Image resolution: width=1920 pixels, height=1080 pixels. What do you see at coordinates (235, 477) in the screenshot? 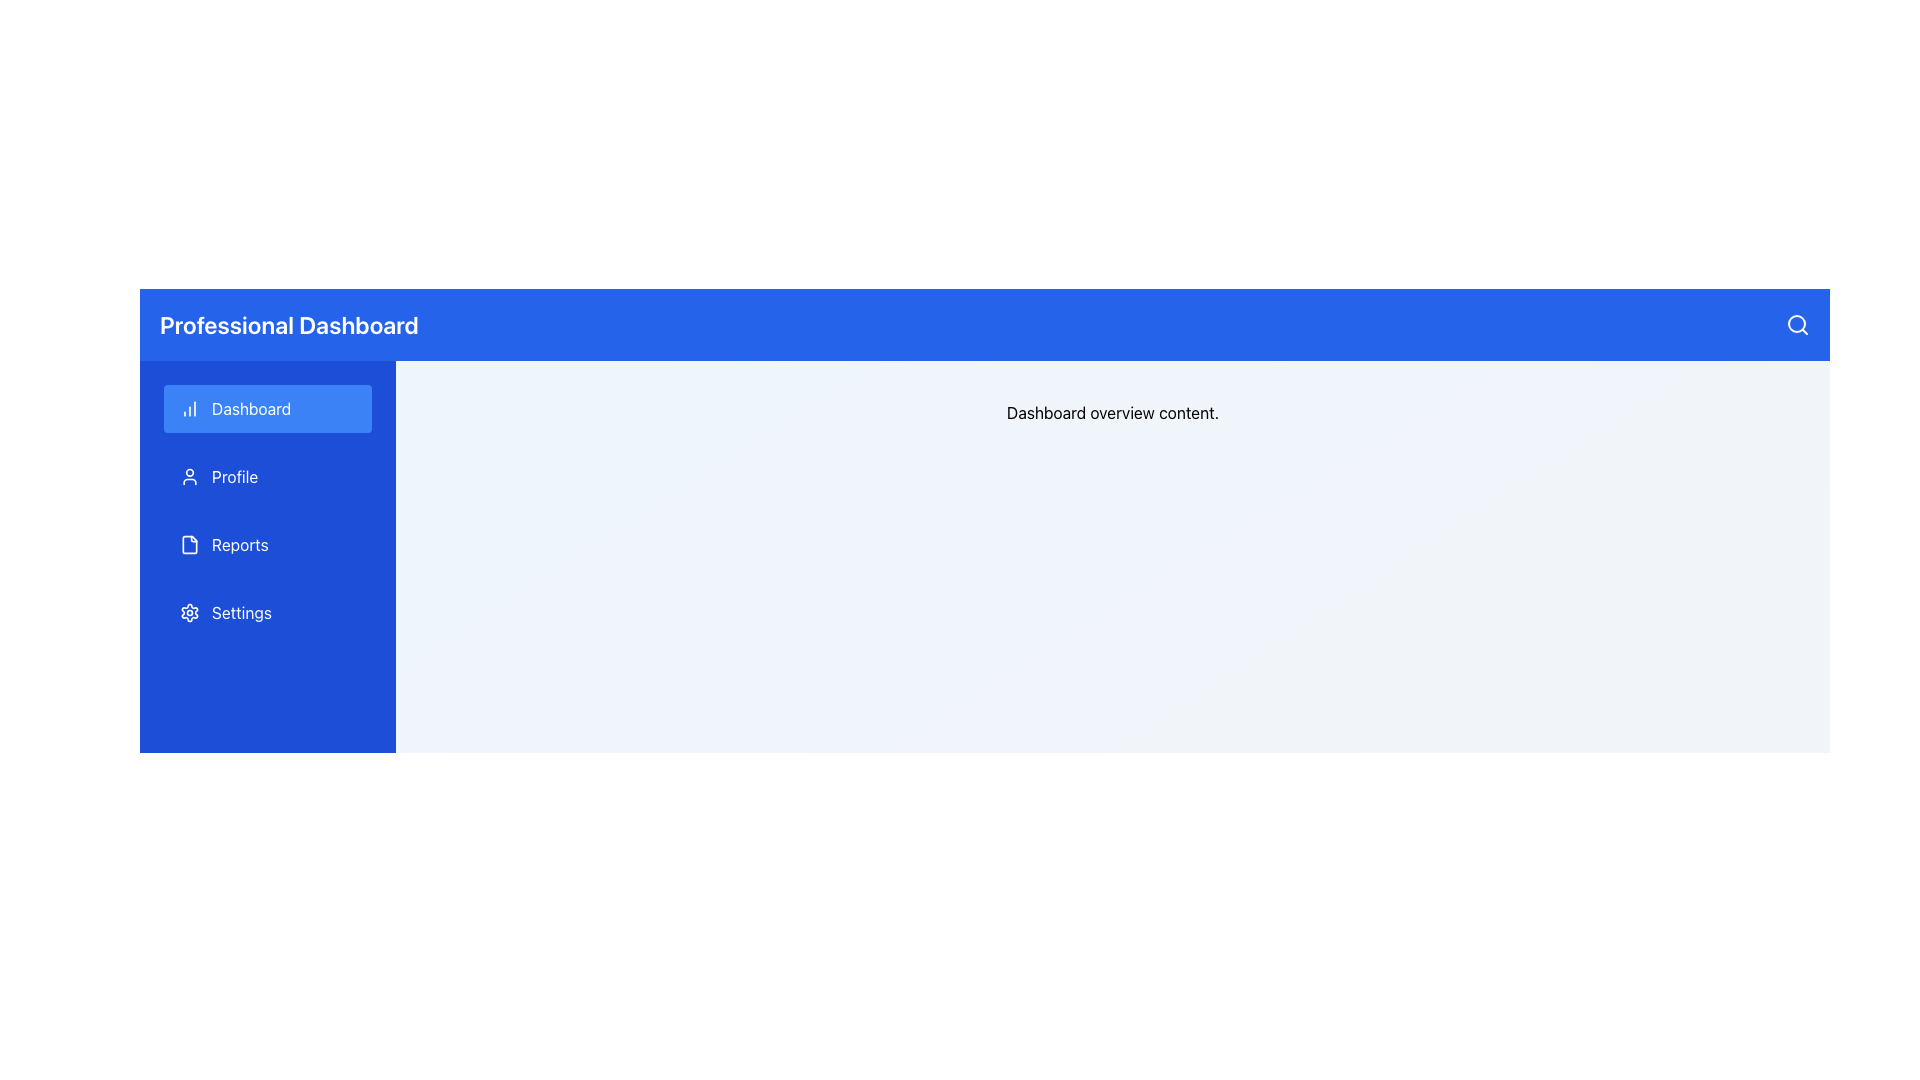
I see `the 'Profile' text label displayed in white on a blue background, which is aligned with a user profile icon to its left within the sidebar menu under the 'Dashboard' item` at bounding box center [235, 477].